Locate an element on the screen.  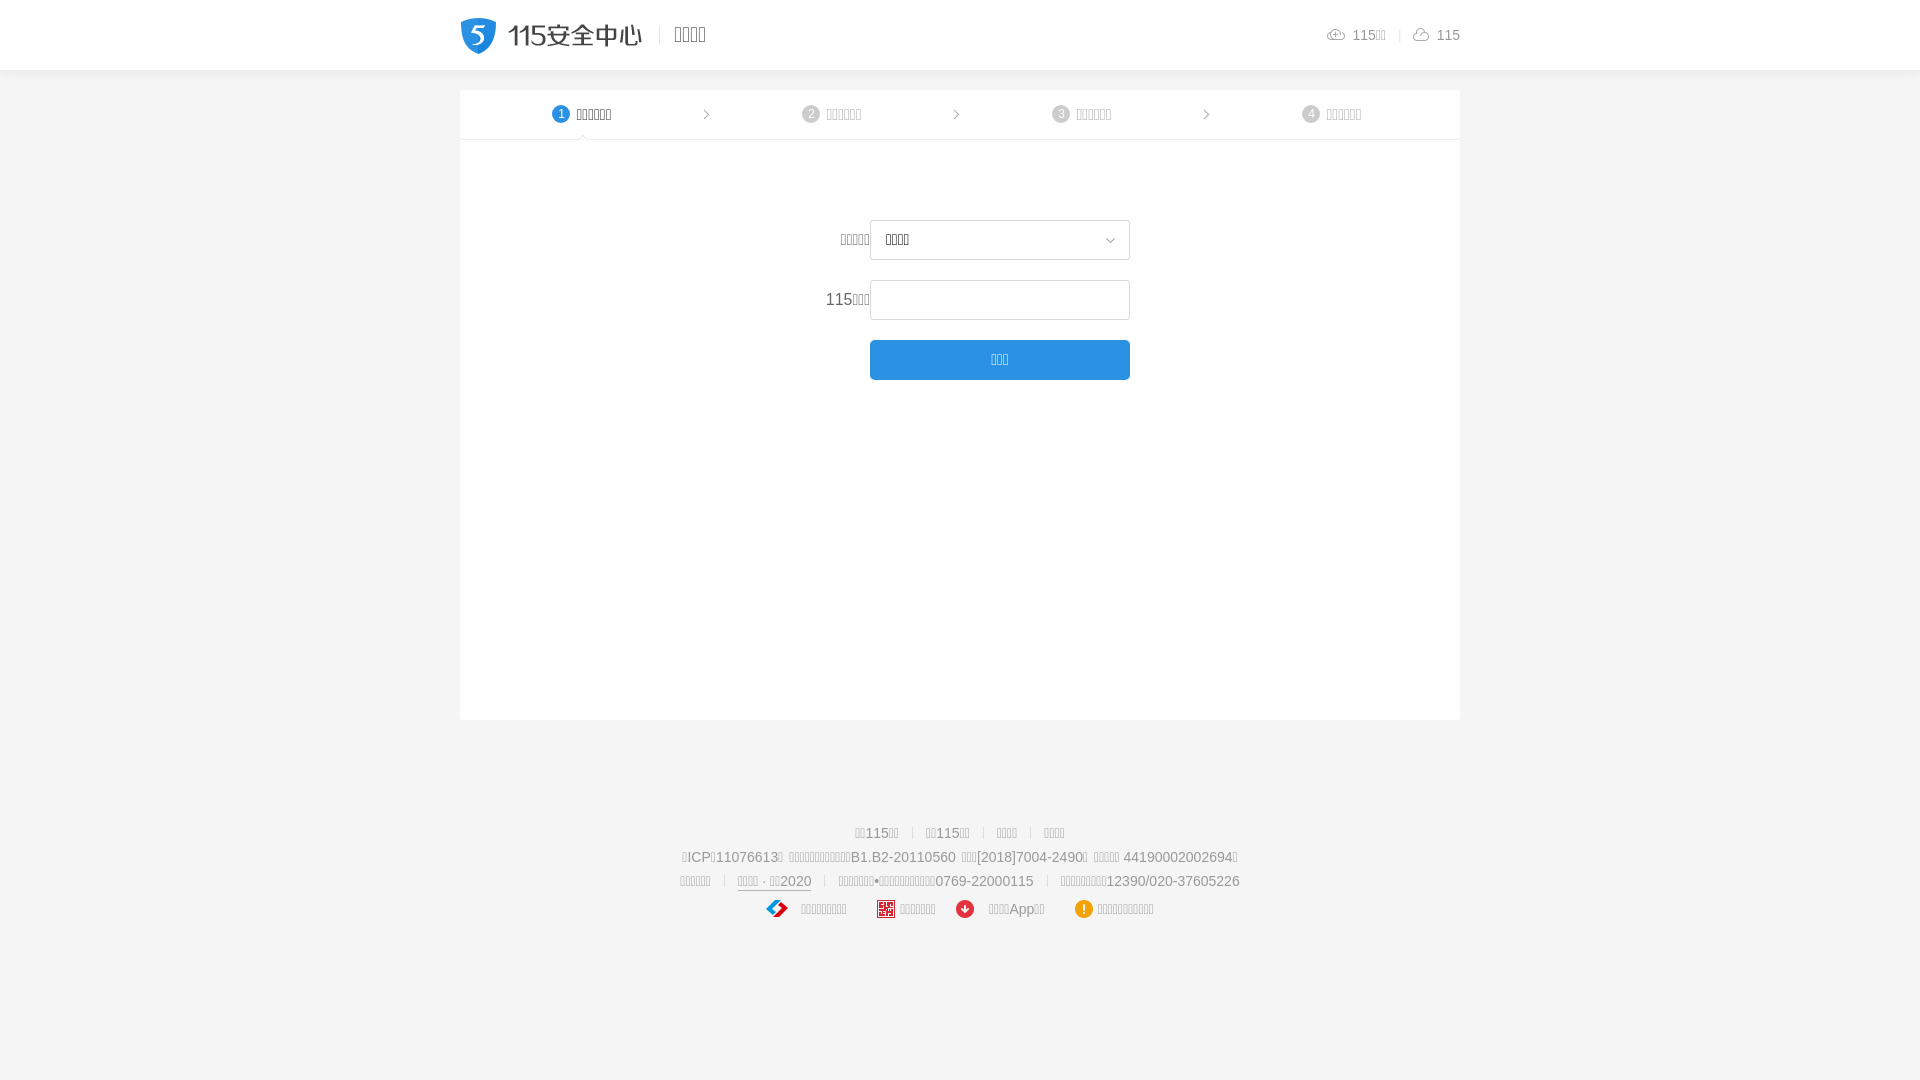
'115' is located at coordinates (1434, 34).